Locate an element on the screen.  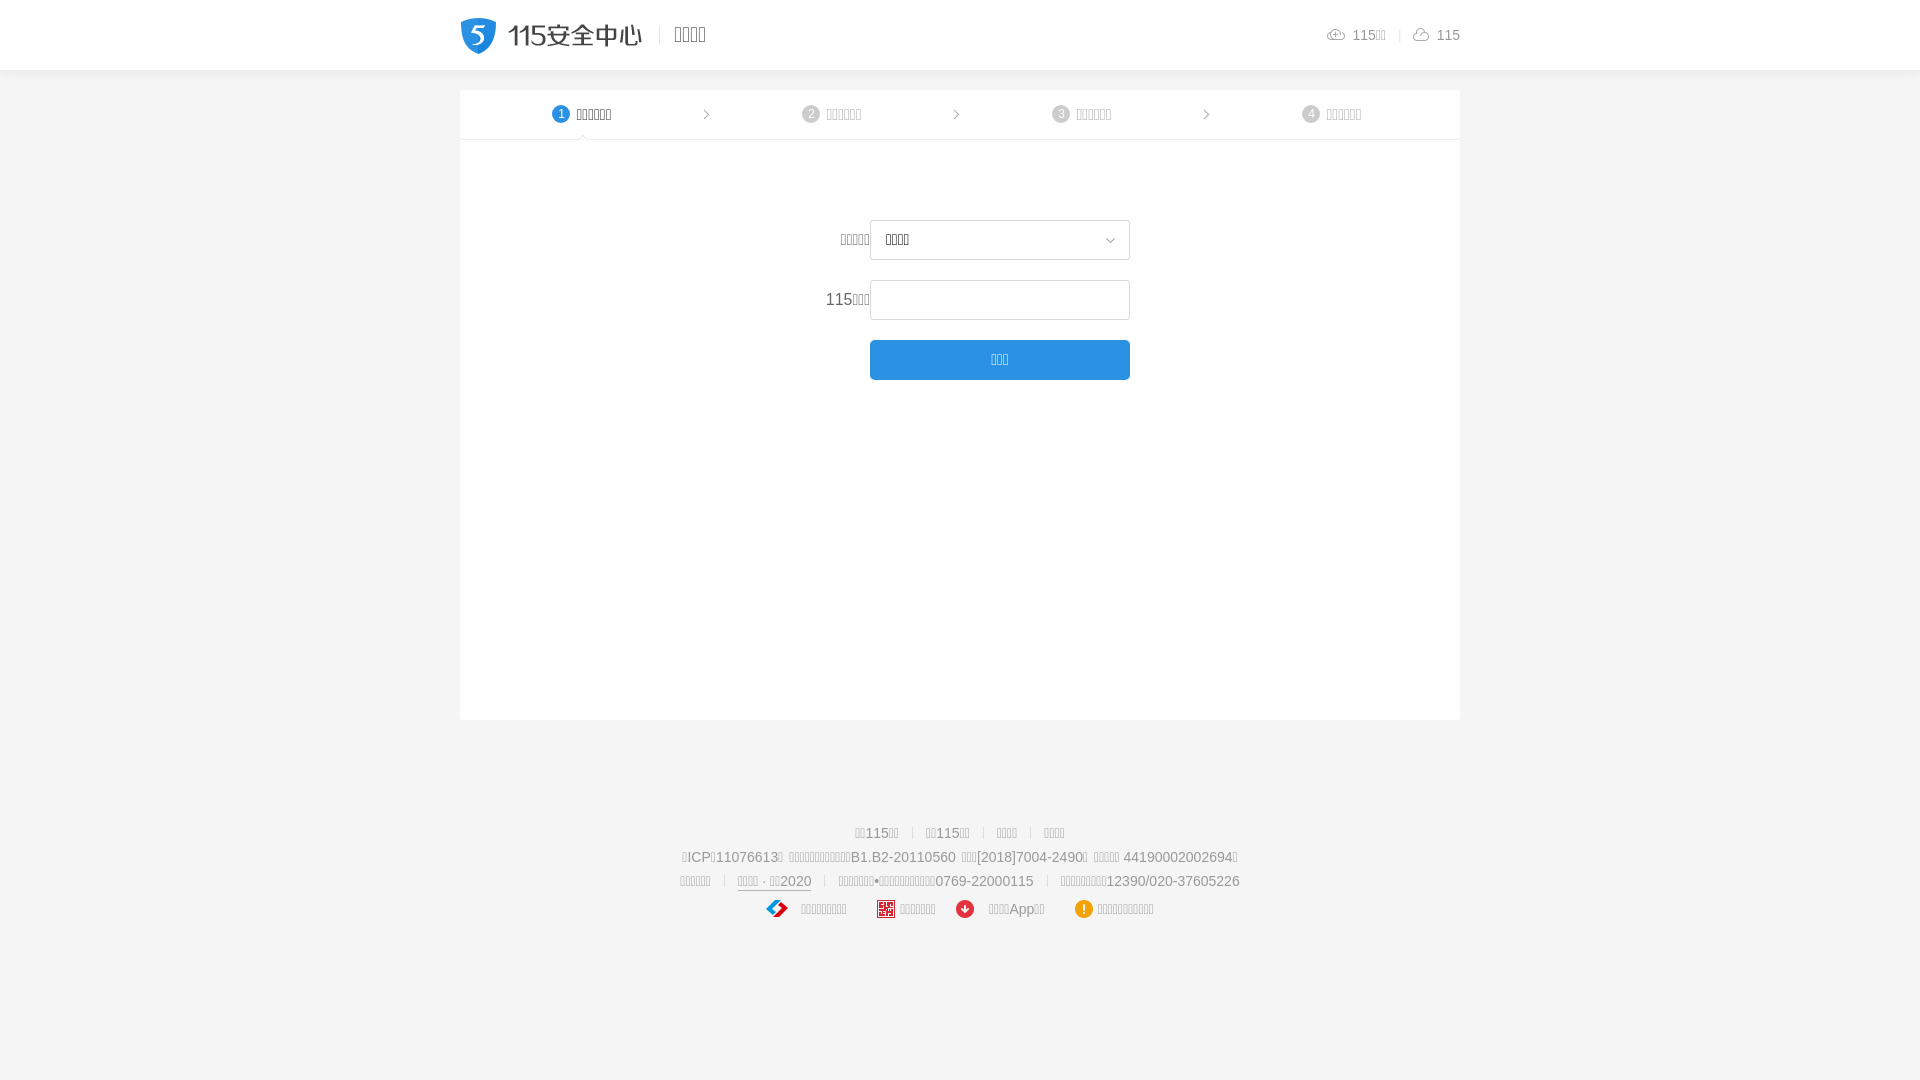
'115' is located at coordinates (1434, 34).